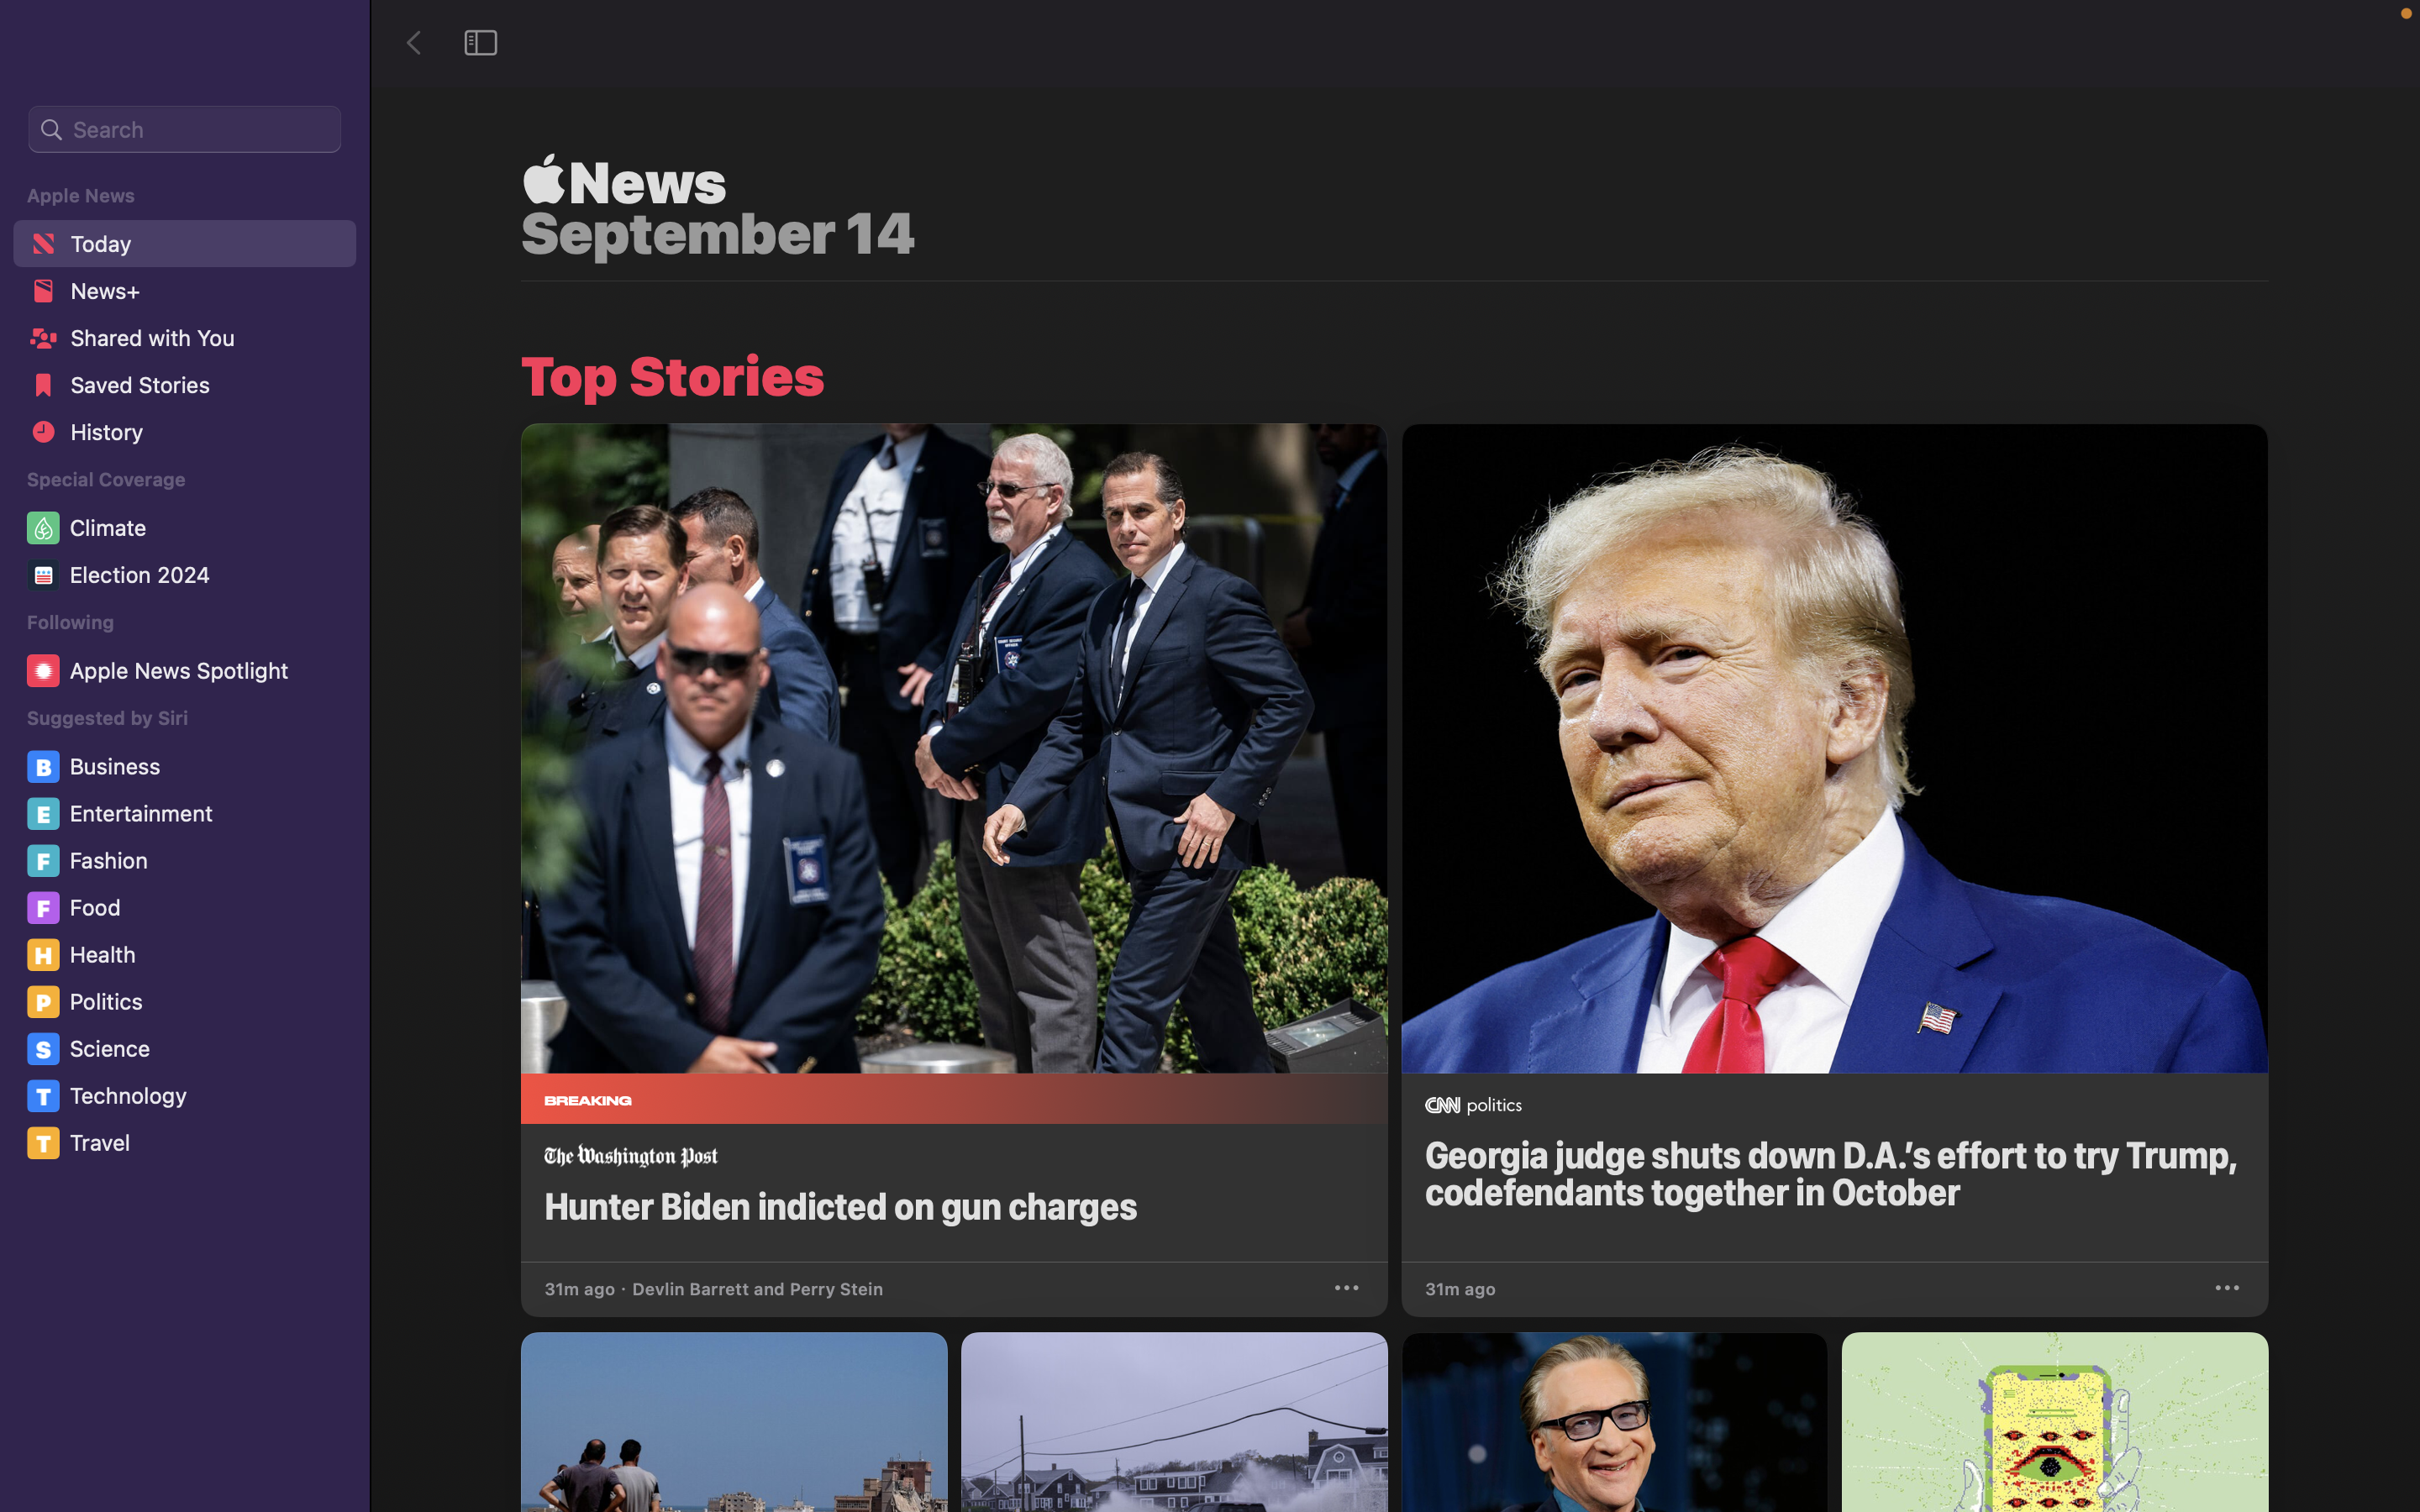 This screenshot has height=1512, width=2420. I want to click on the "Shared with you" feature, so click(181, 343).